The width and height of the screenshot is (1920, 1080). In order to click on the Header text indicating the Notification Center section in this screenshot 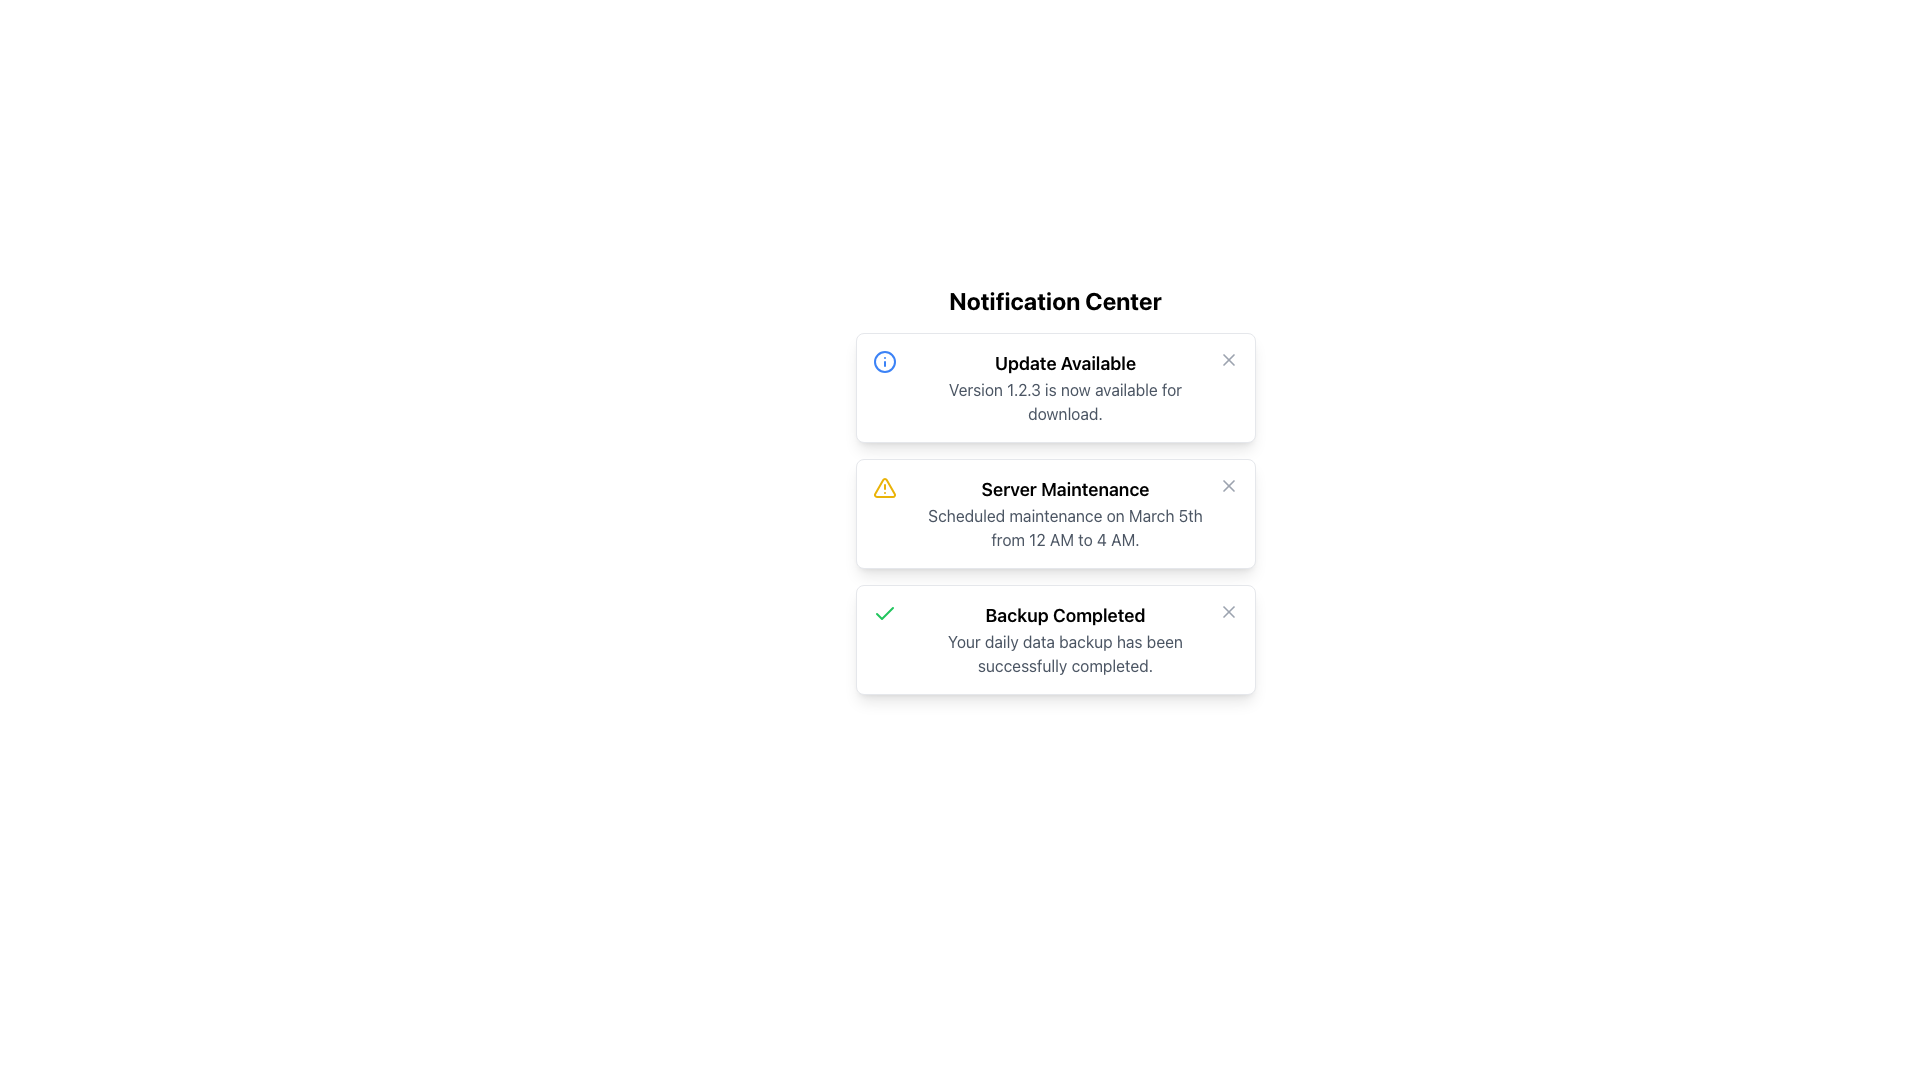, I will do `click(1054, 300)`.